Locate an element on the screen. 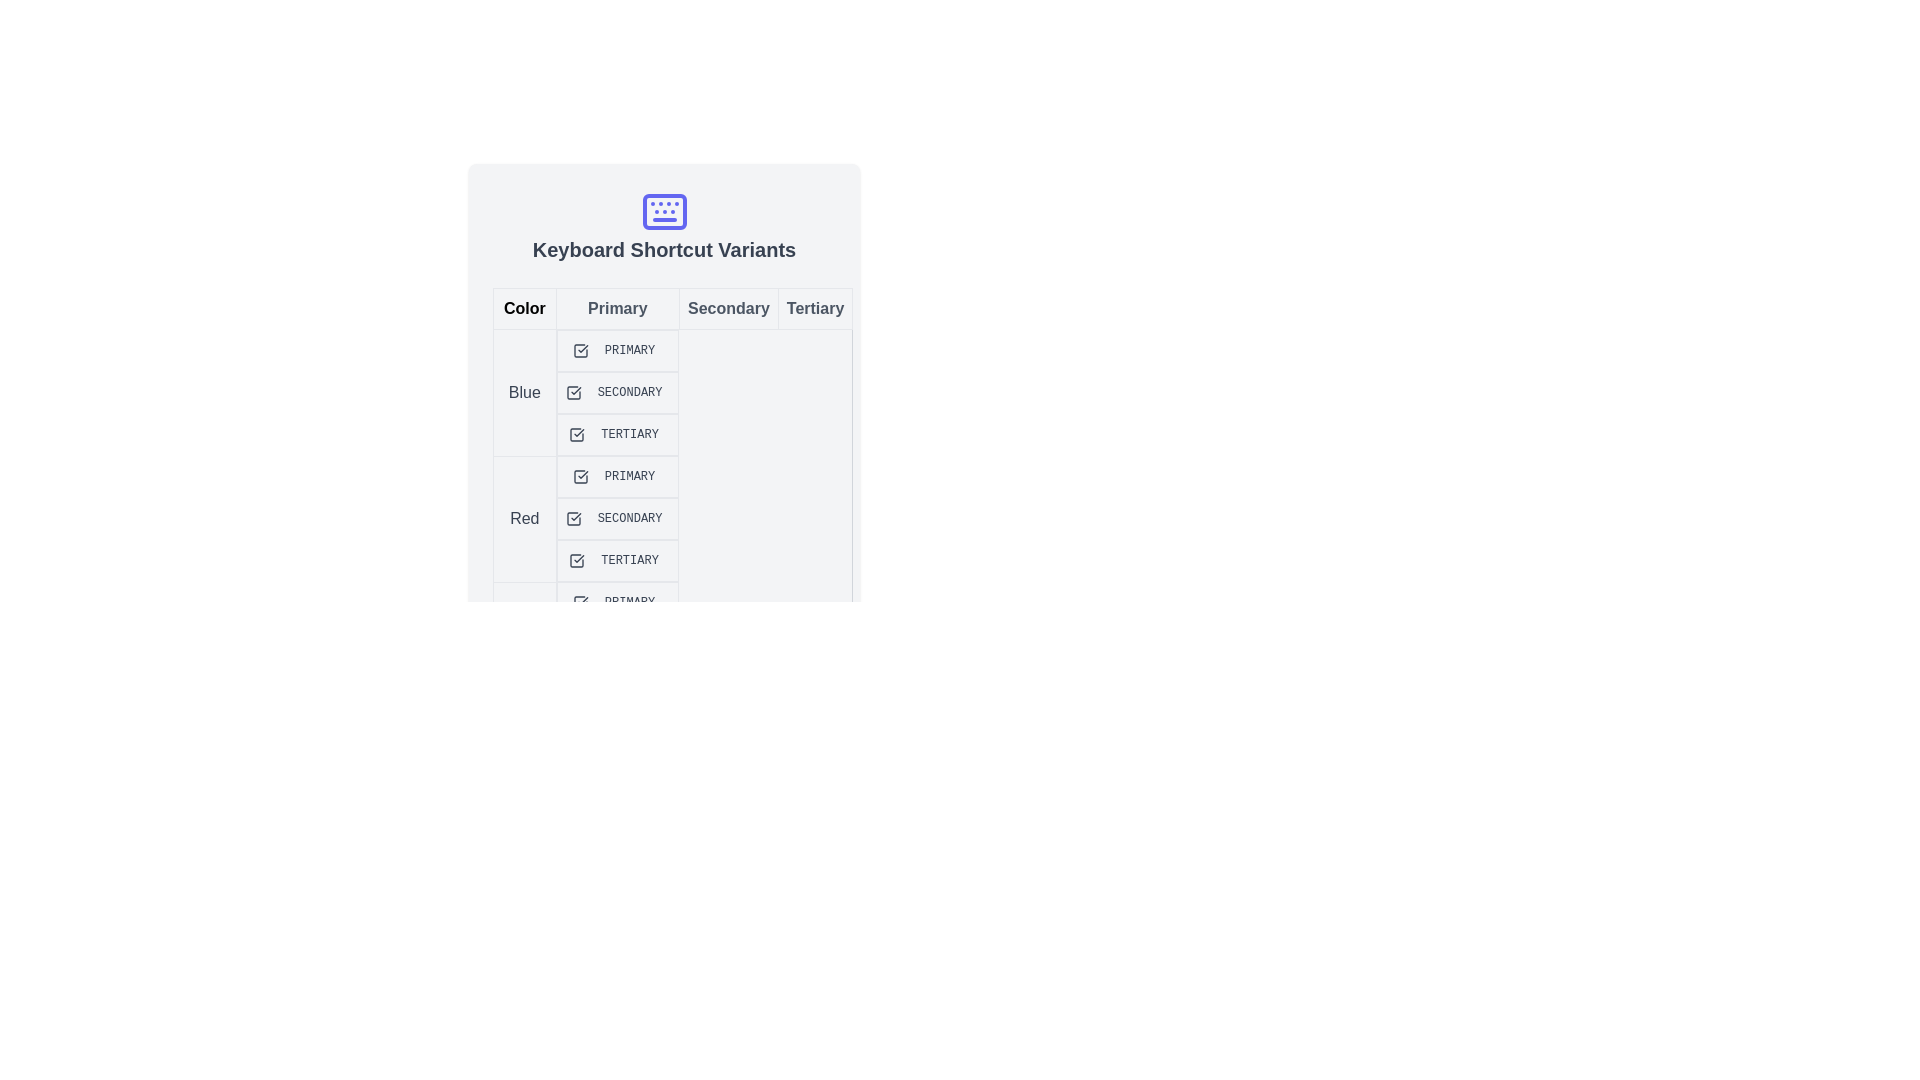 This screenshot has height=1080, width=1920. the rectangular badge labeled 'Tertiary' with a blue background and text, located in a table under the 'Tertiary' column and associated with the 'Blue' row is located at coordinates (629, 434).